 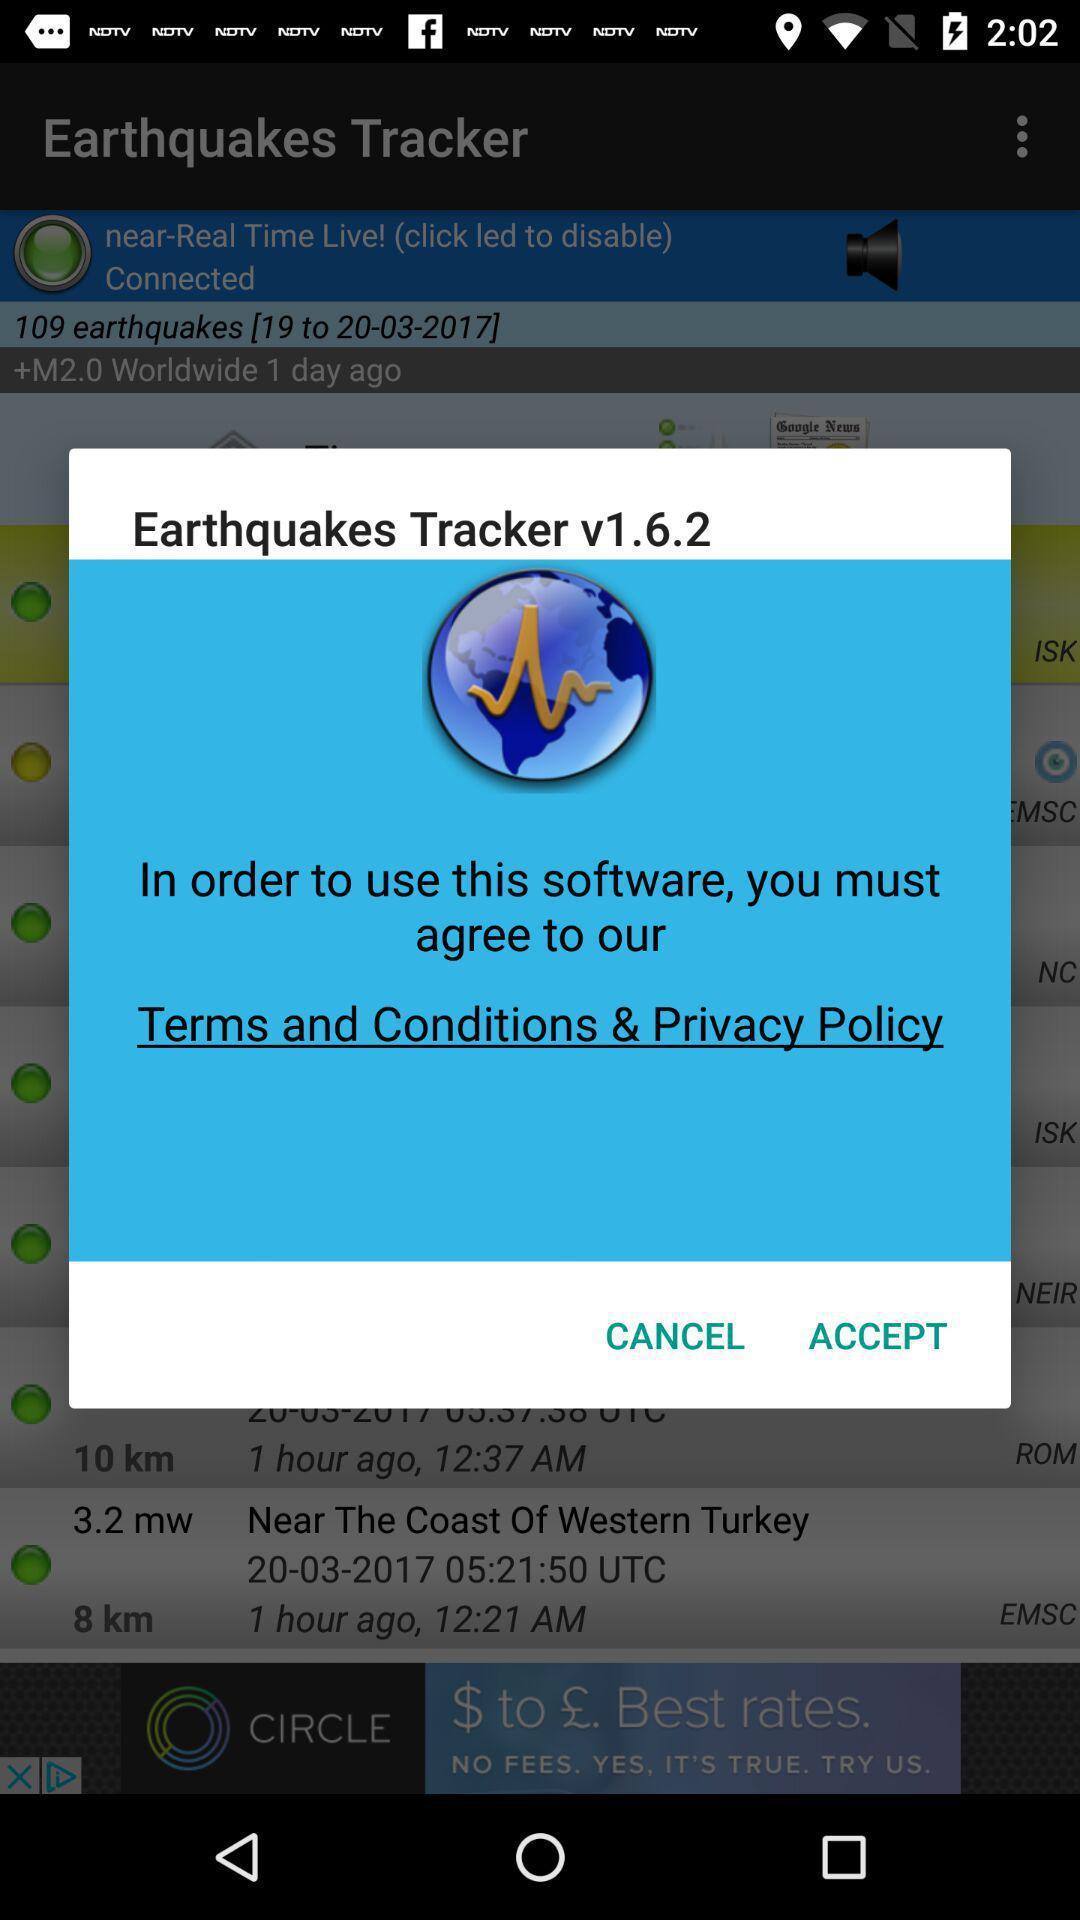 What do you see at coordinates (877, 1334) in the screenshot?
I see `item below the terms and conditions item` at bounding box center [877, 1334].